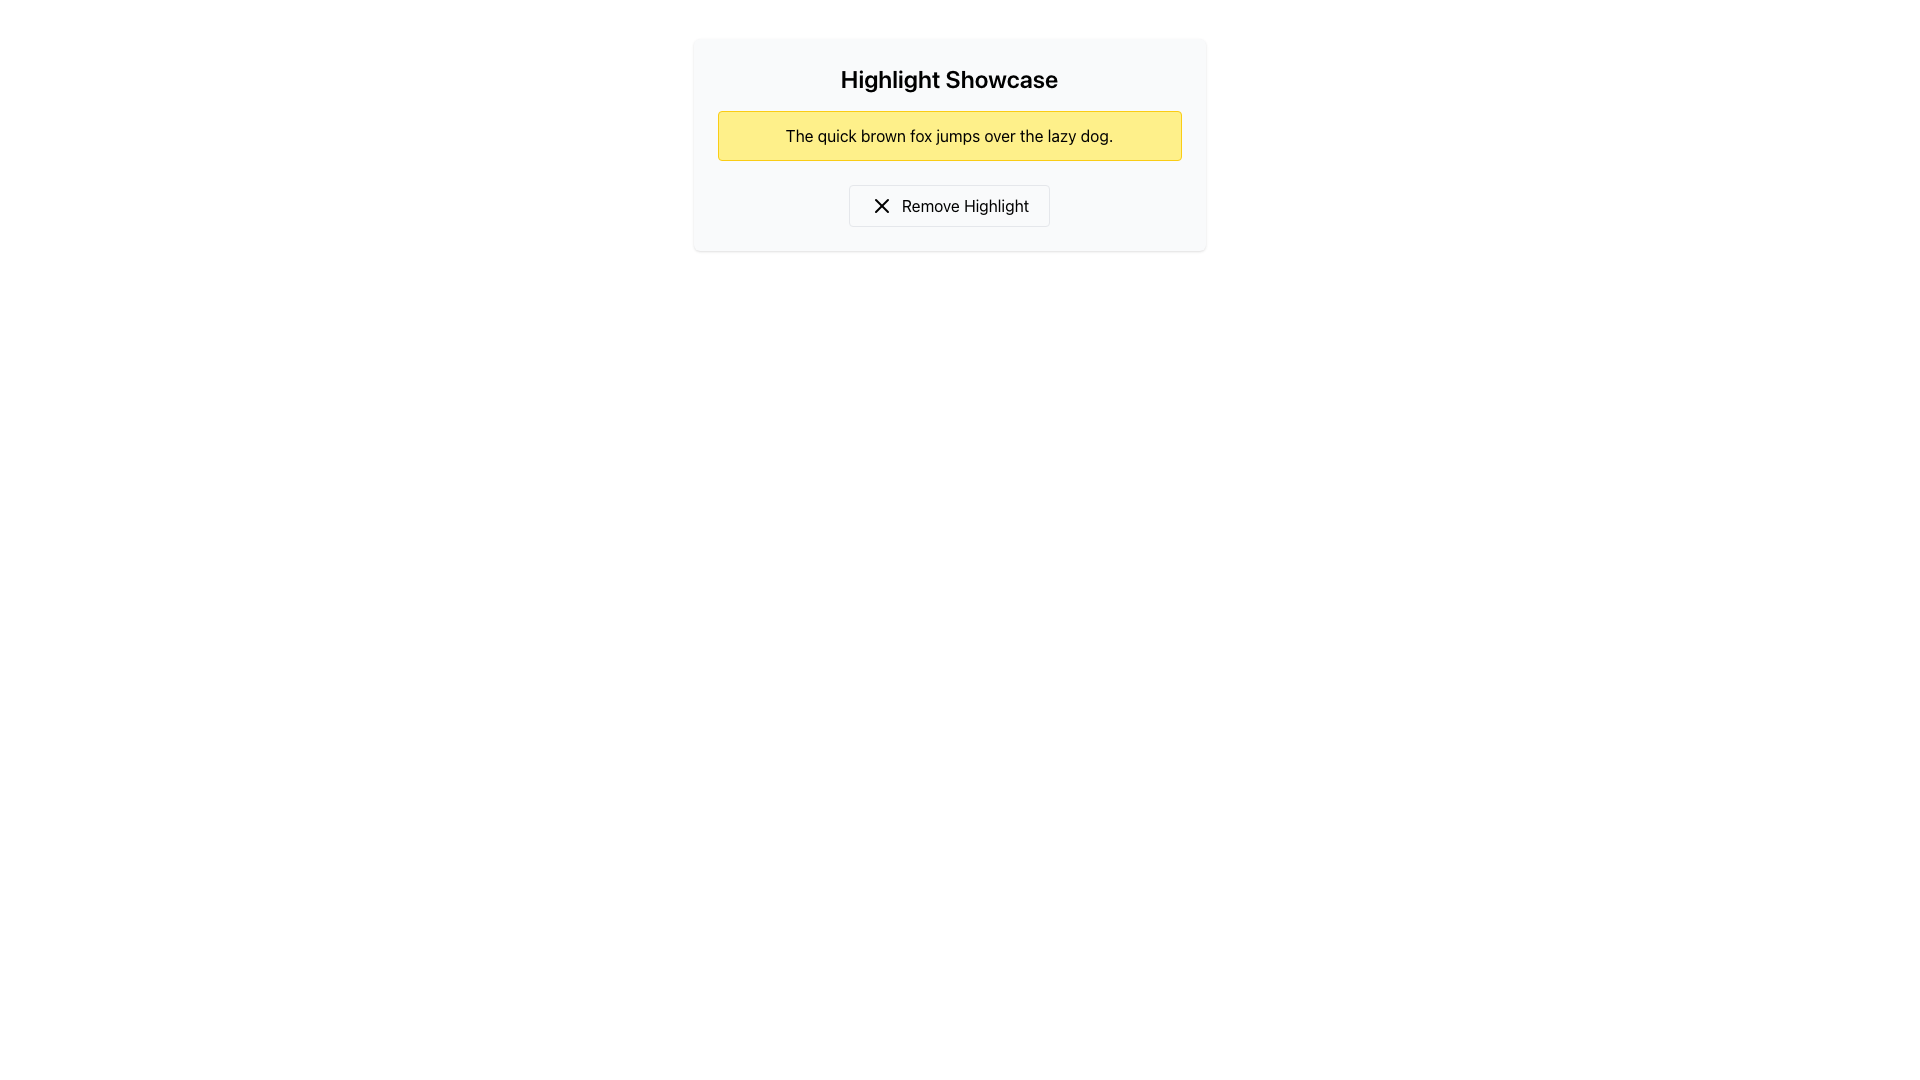 The width and height of the screenshot is (1920, 1080). Describe the element at coordinates (948, 205) in the screenshot. I see `the 'Remove Highlight' button located below the text 'The quick brown fox jumps over the lazy dog'` at that location.